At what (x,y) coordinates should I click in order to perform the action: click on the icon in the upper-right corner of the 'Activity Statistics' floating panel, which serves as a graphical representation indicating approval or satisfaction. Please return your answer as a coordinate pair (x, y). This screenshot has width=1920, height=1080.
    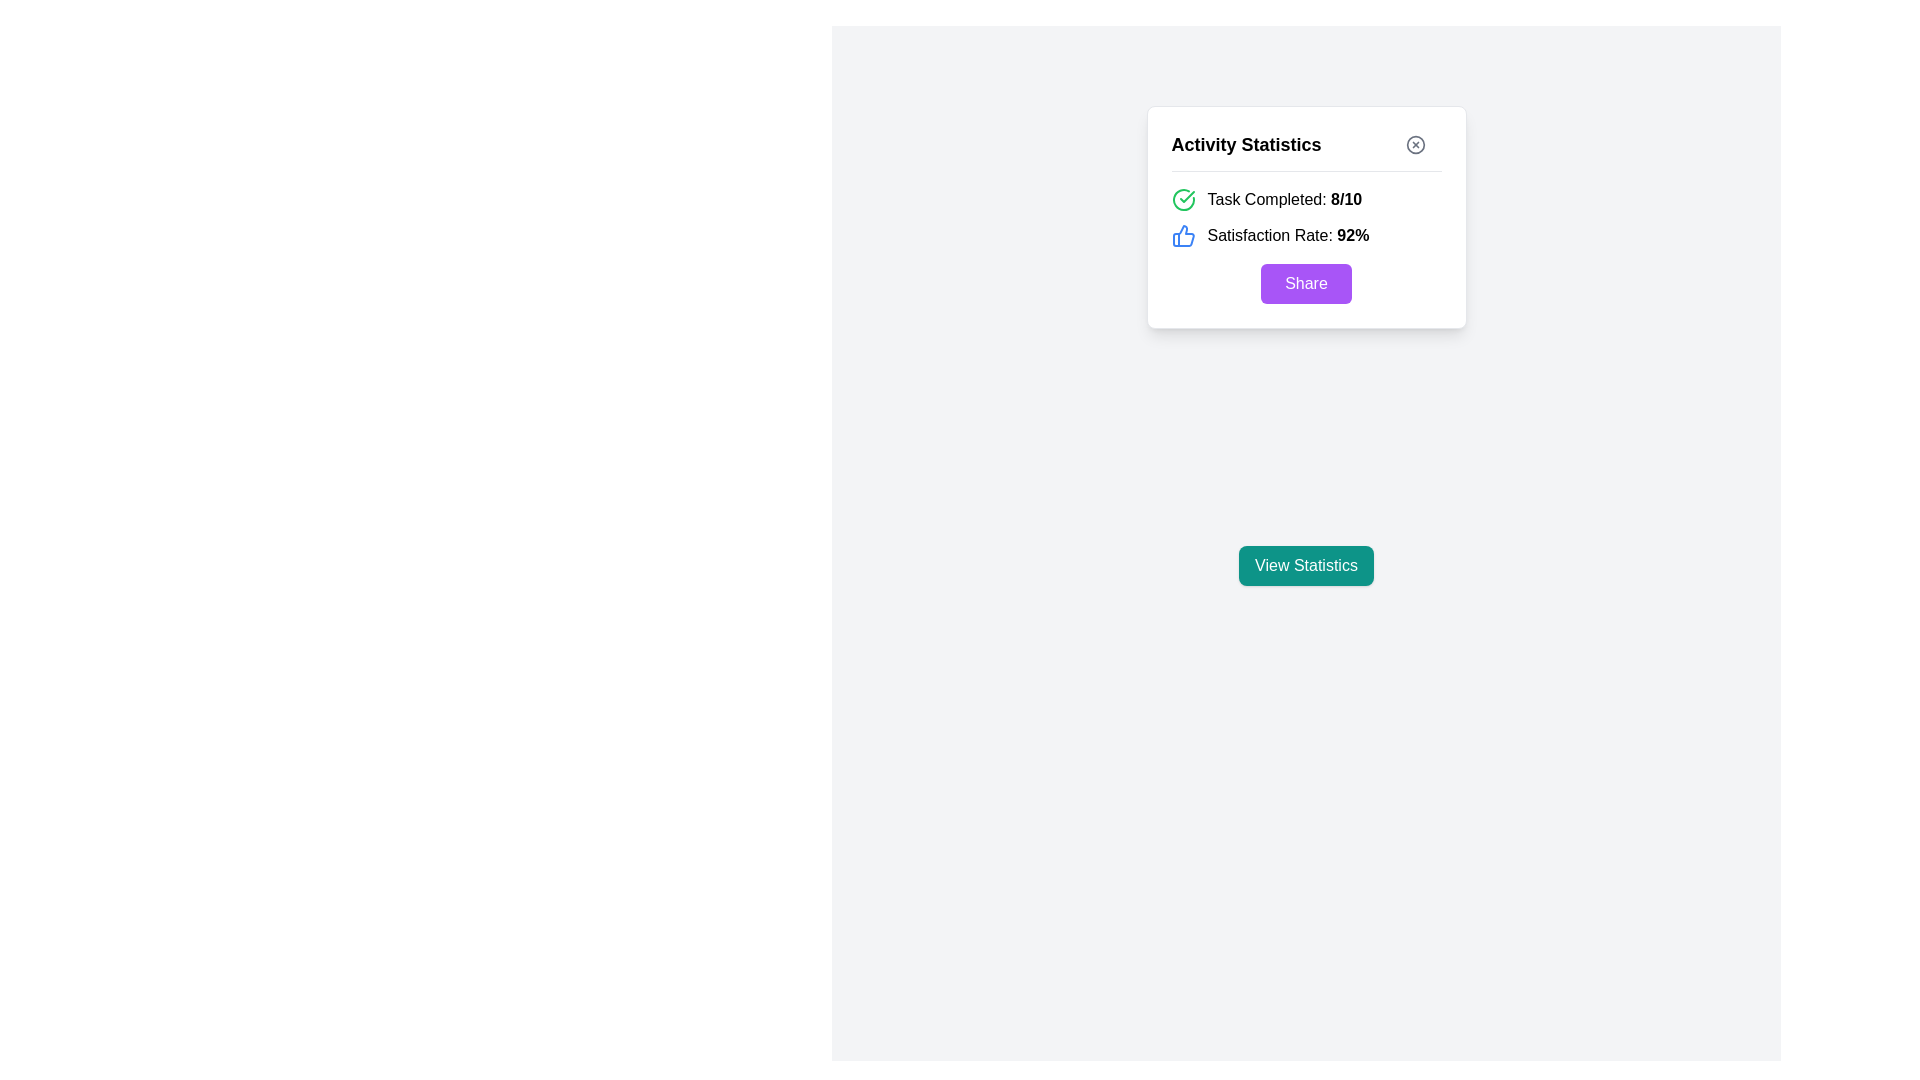
    Looking at the image, I should click on (1183, 234).